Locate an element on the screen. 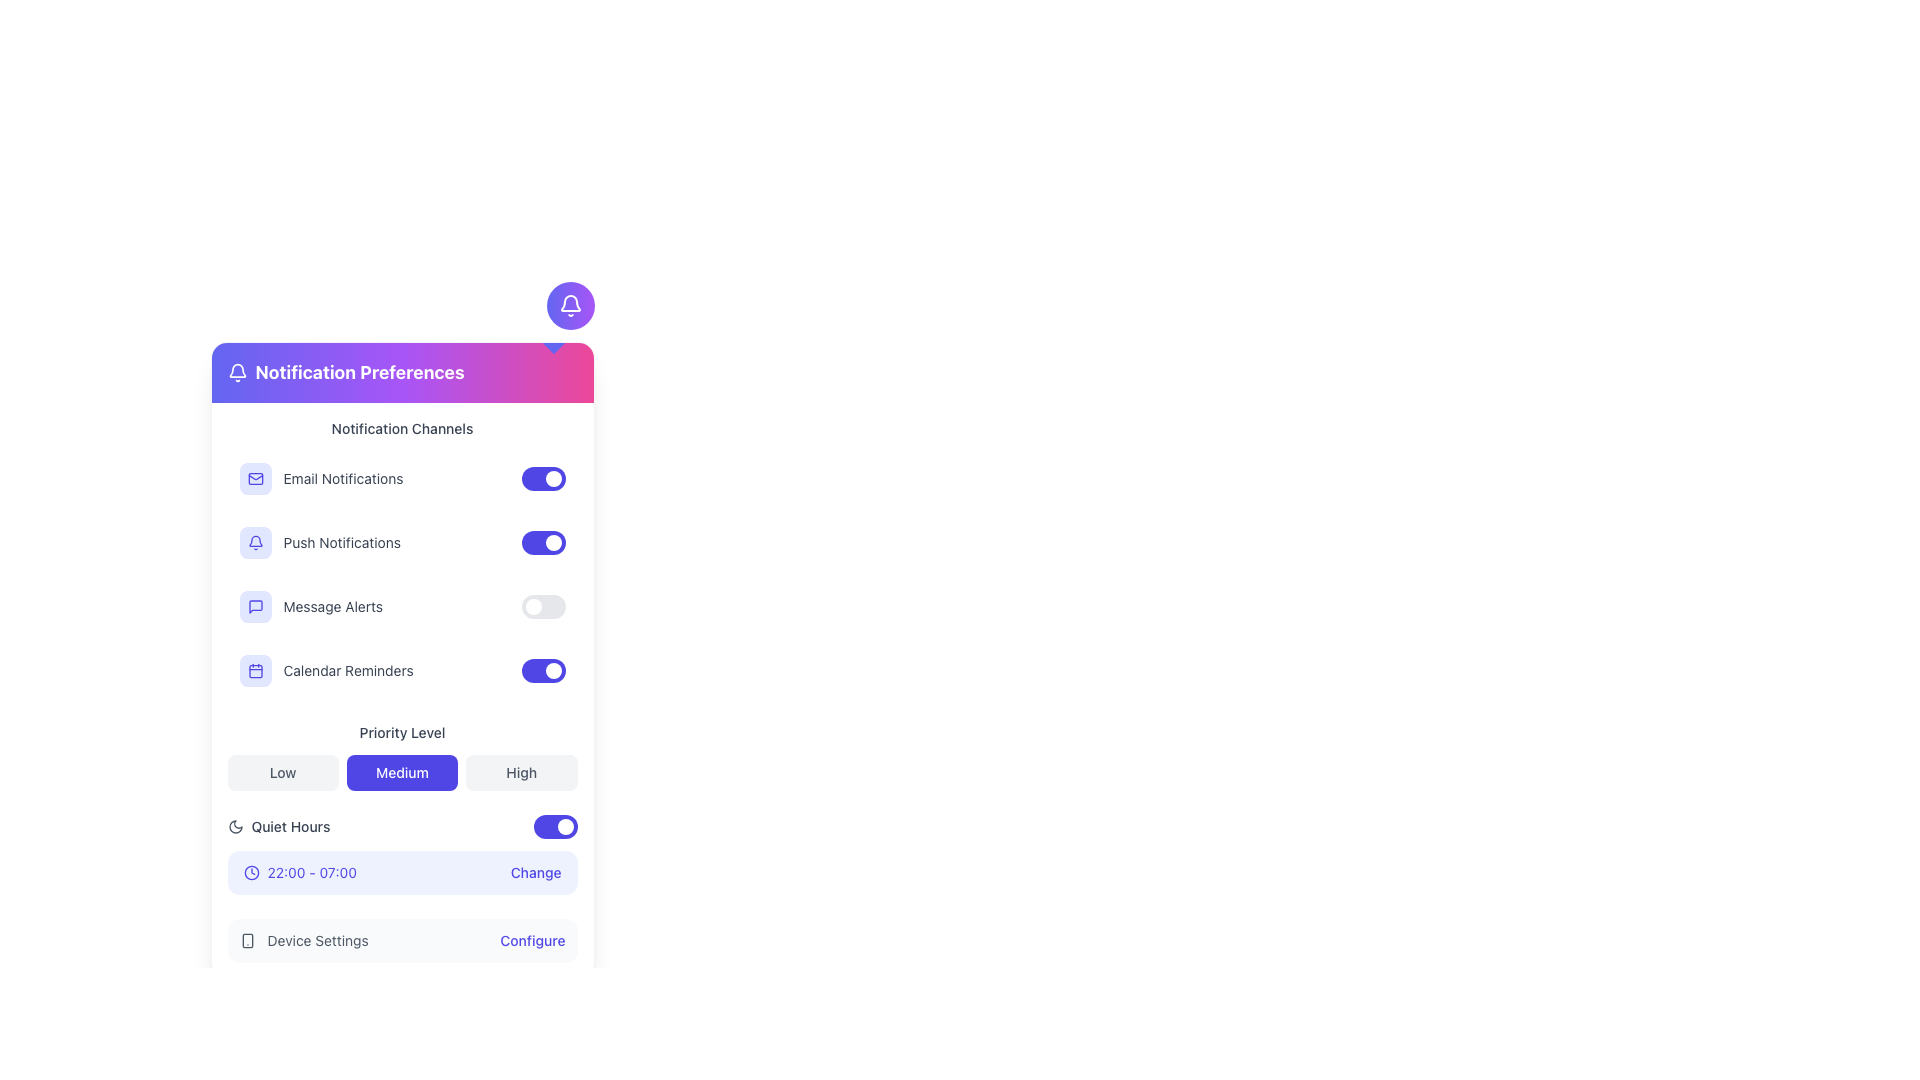 The height and width of the screenshot is (1080, 1920). the static text label that reads 'Quiet Hours', which is part of a group layout with a moon icon on the left and a toggle switch on the right, located in the lower-middle area of the interface is located at coordinates (289, 826).